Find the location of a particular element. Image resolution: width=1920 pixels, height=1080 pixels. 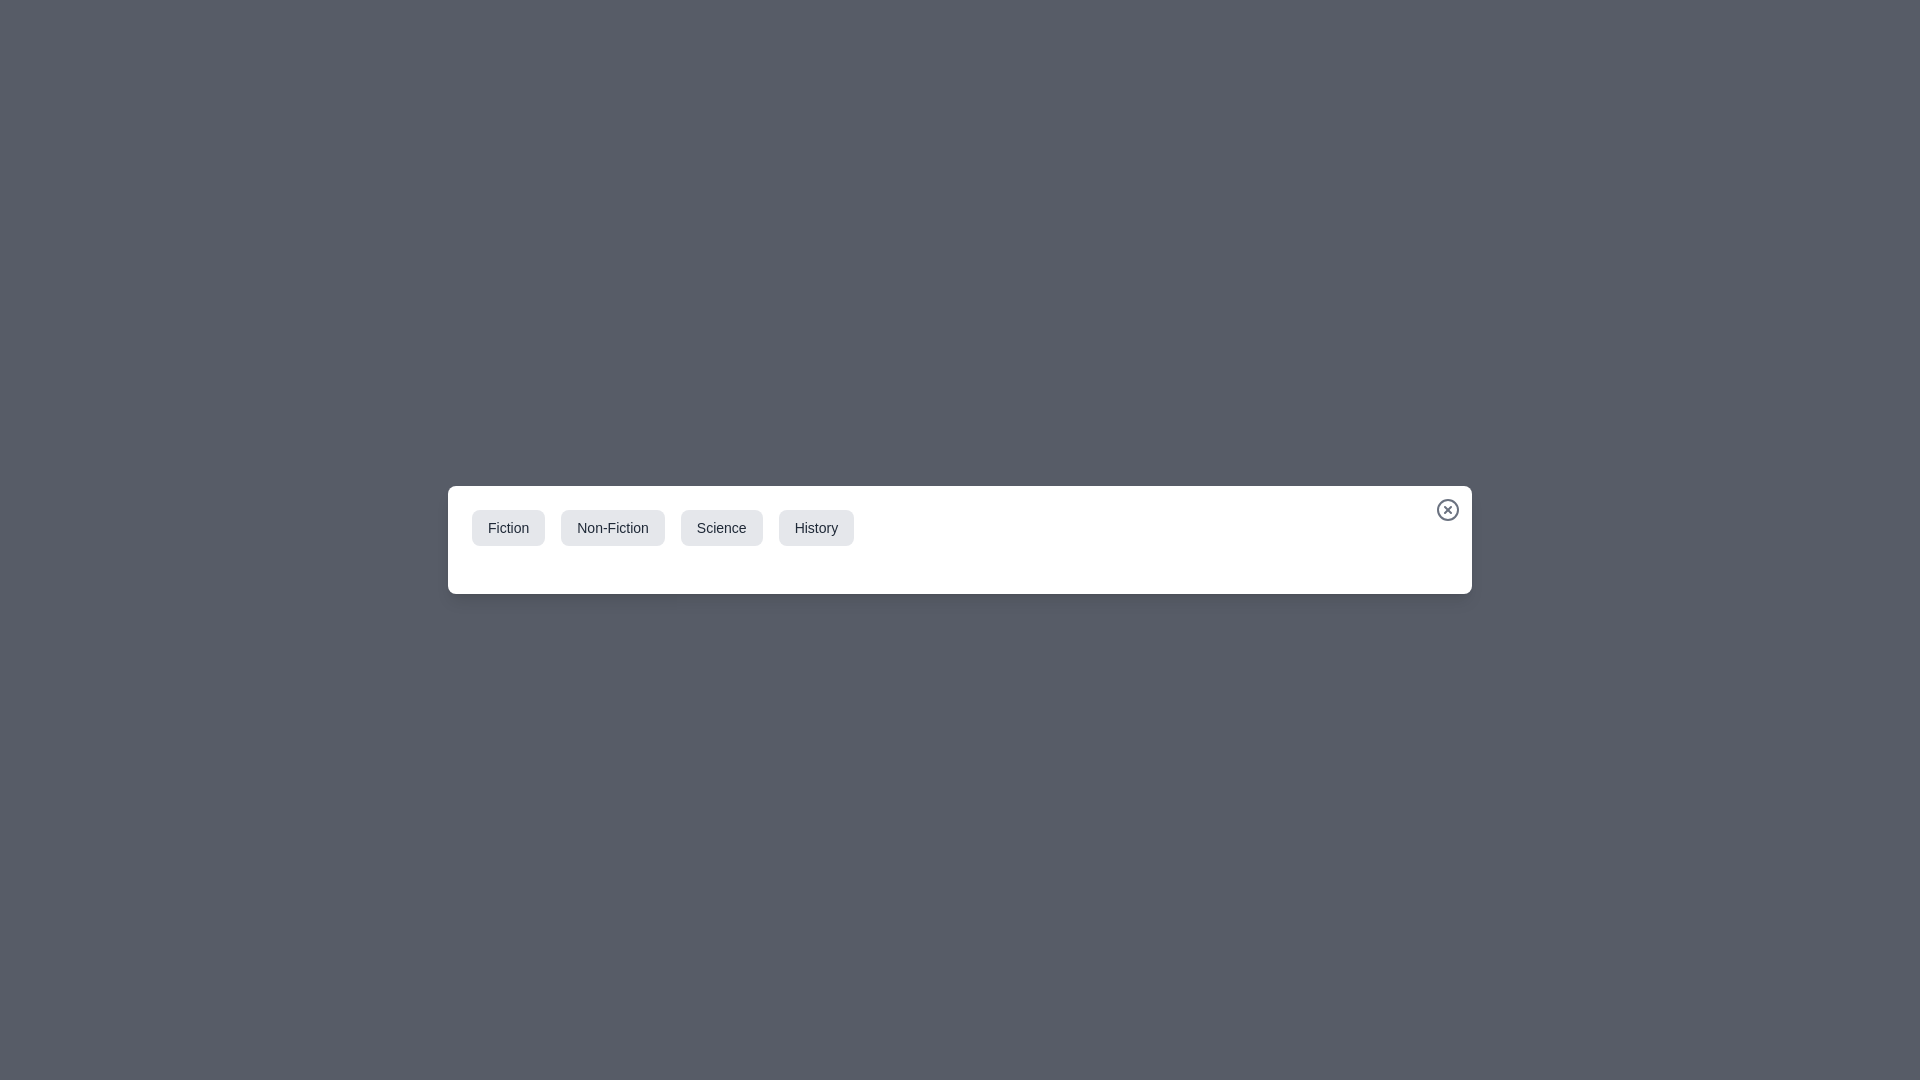

the category tab labeled Non-Fiction is located at coordinates (612, 527).